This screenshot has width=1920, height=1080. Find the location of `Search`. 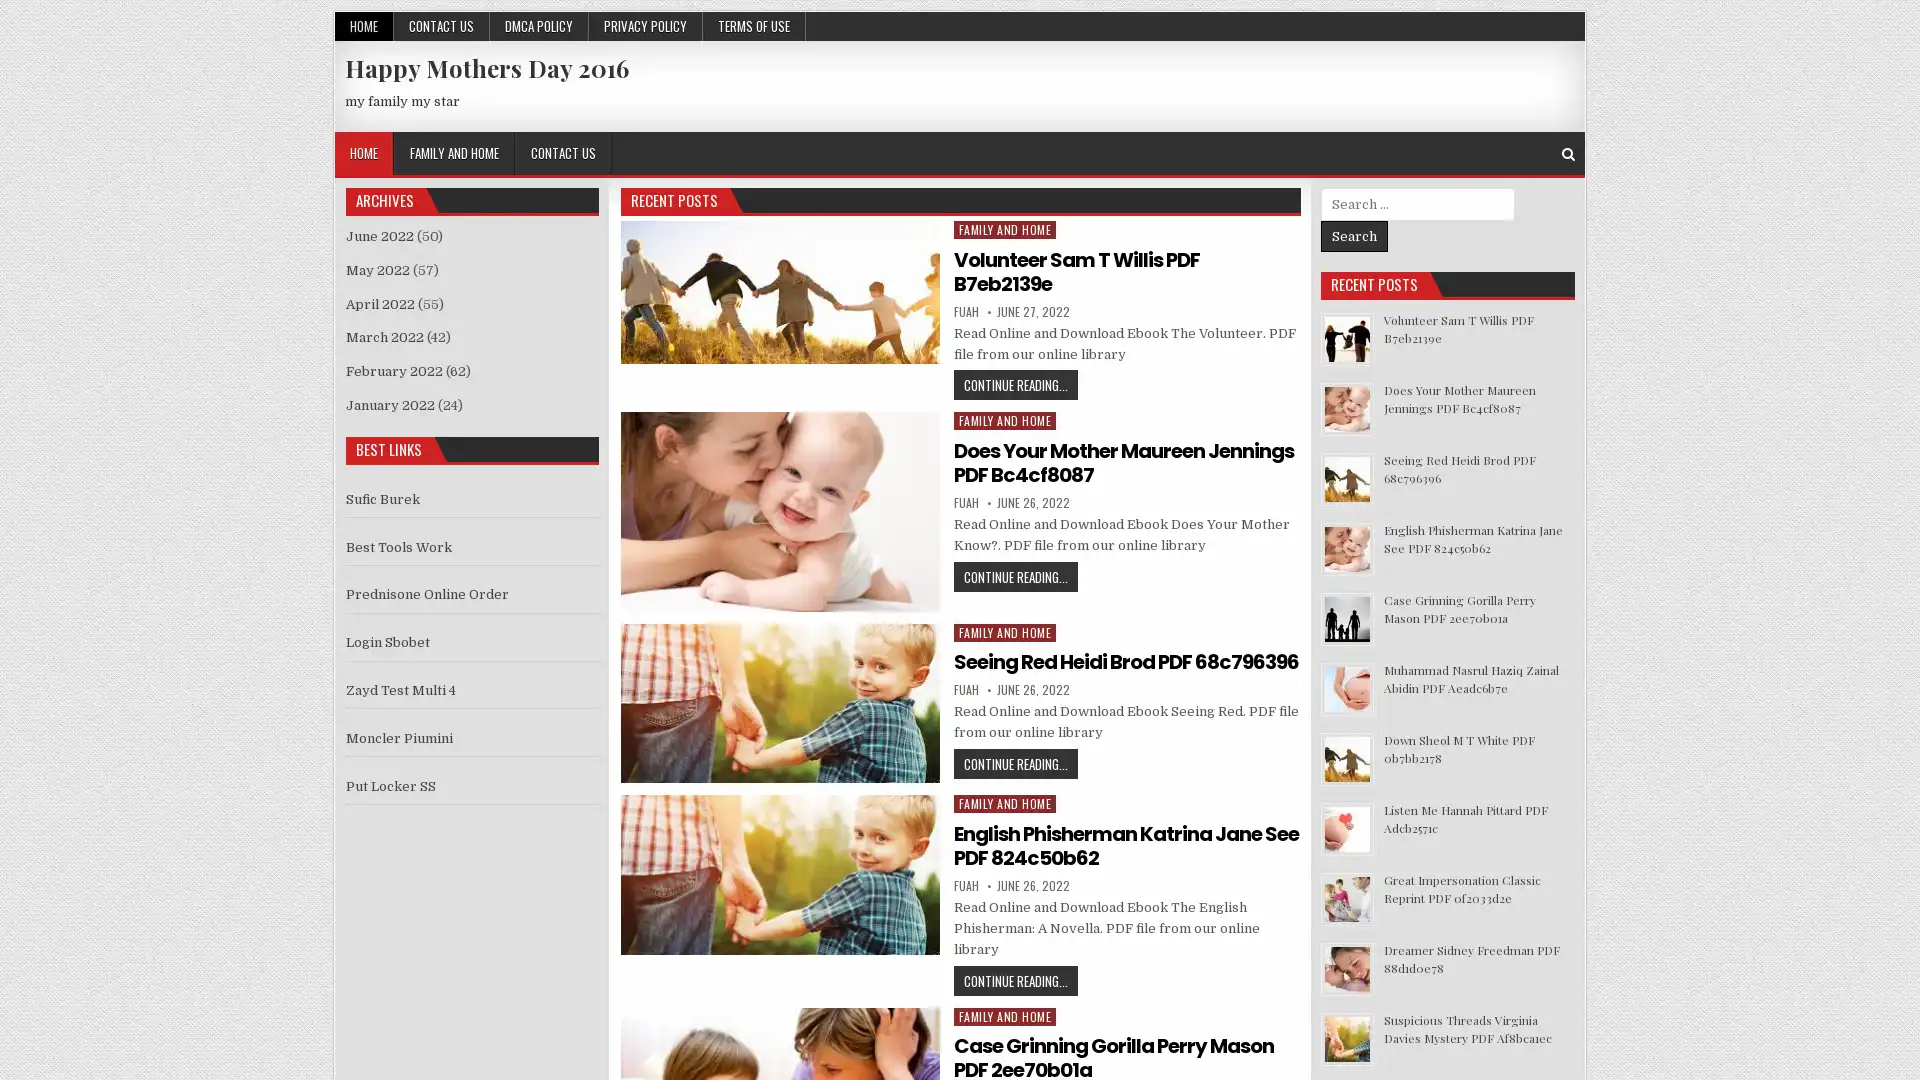

Search is located at coordinates (1354, 235).